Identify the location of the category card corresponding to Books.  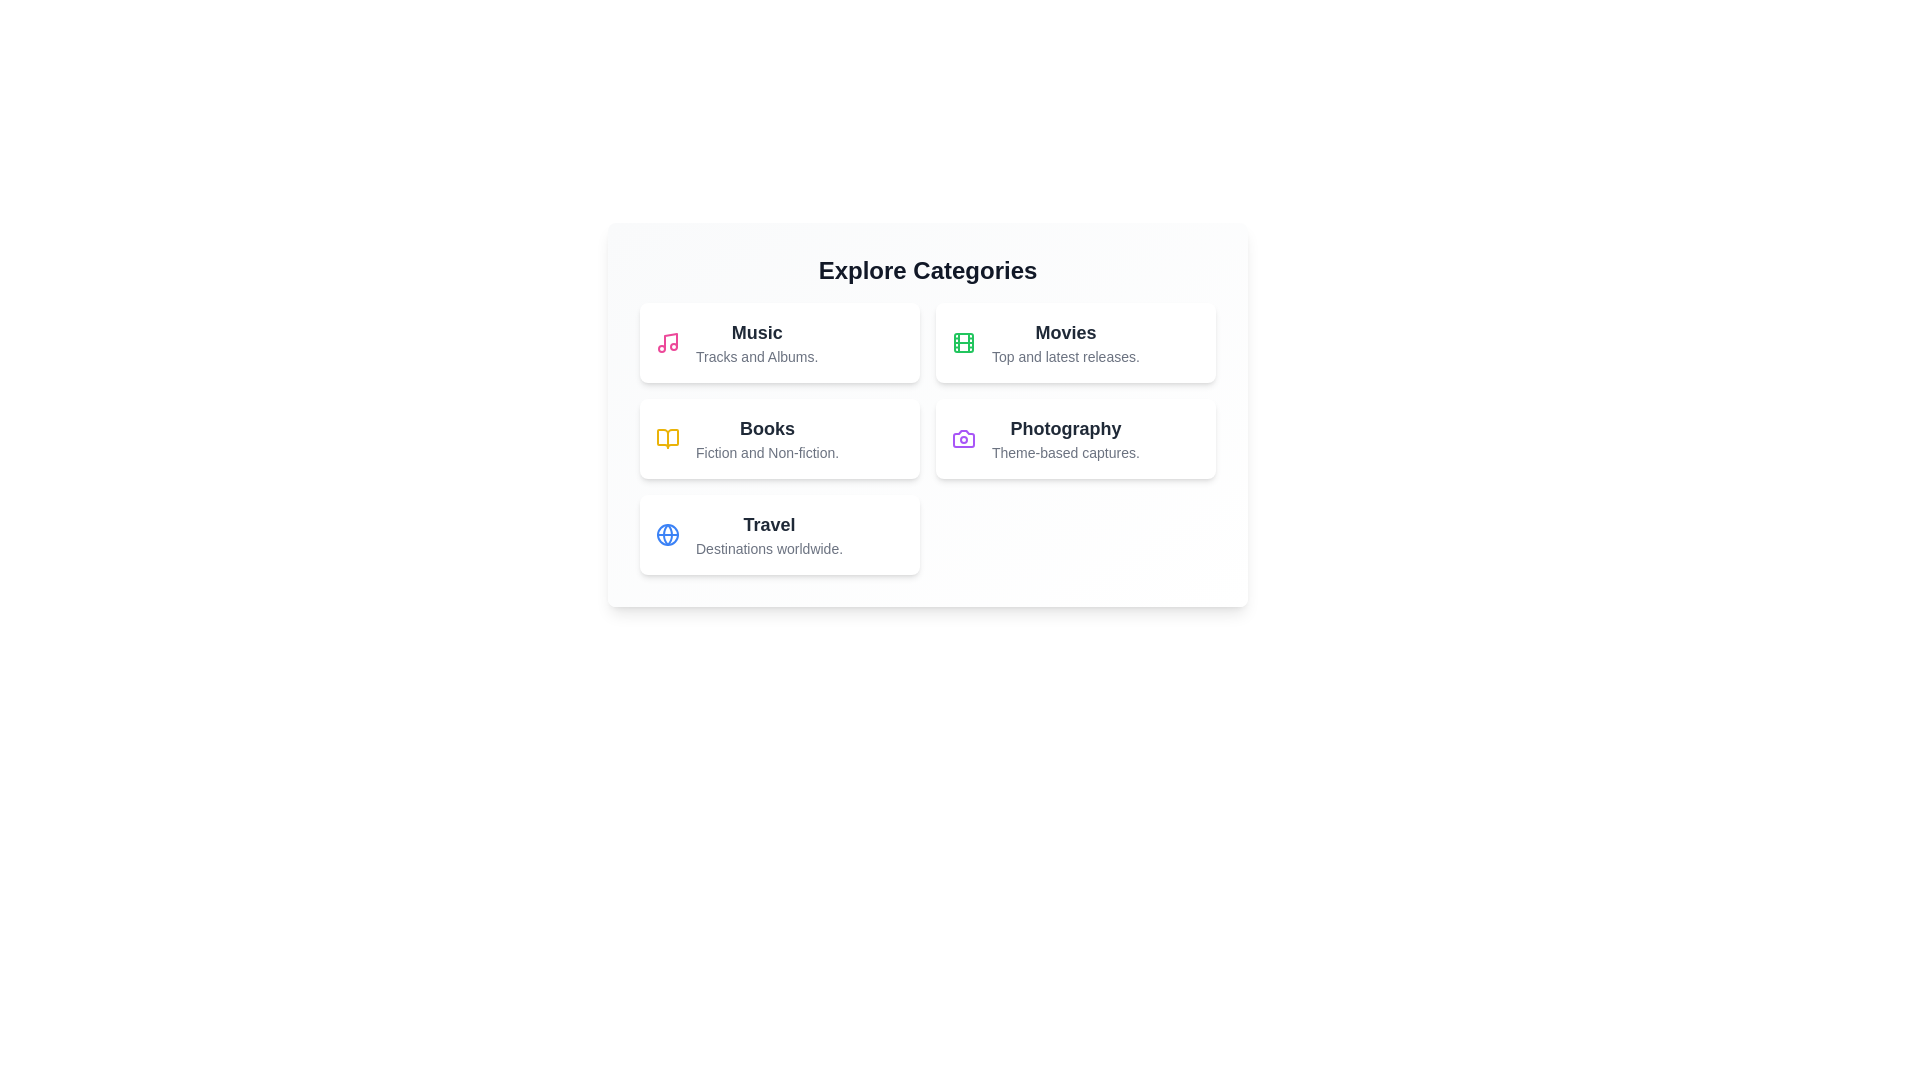
(778, 438).